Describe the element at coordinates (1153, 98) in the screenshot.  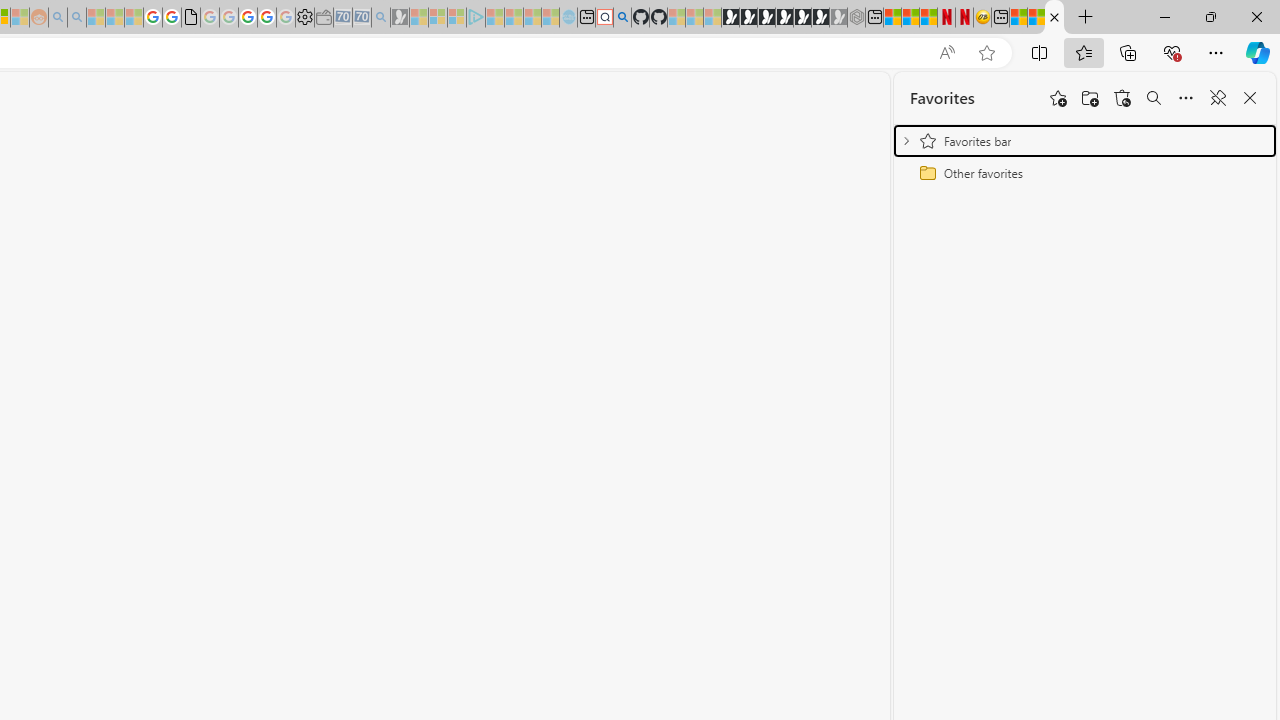
I see `'Search favorites'` at that location.